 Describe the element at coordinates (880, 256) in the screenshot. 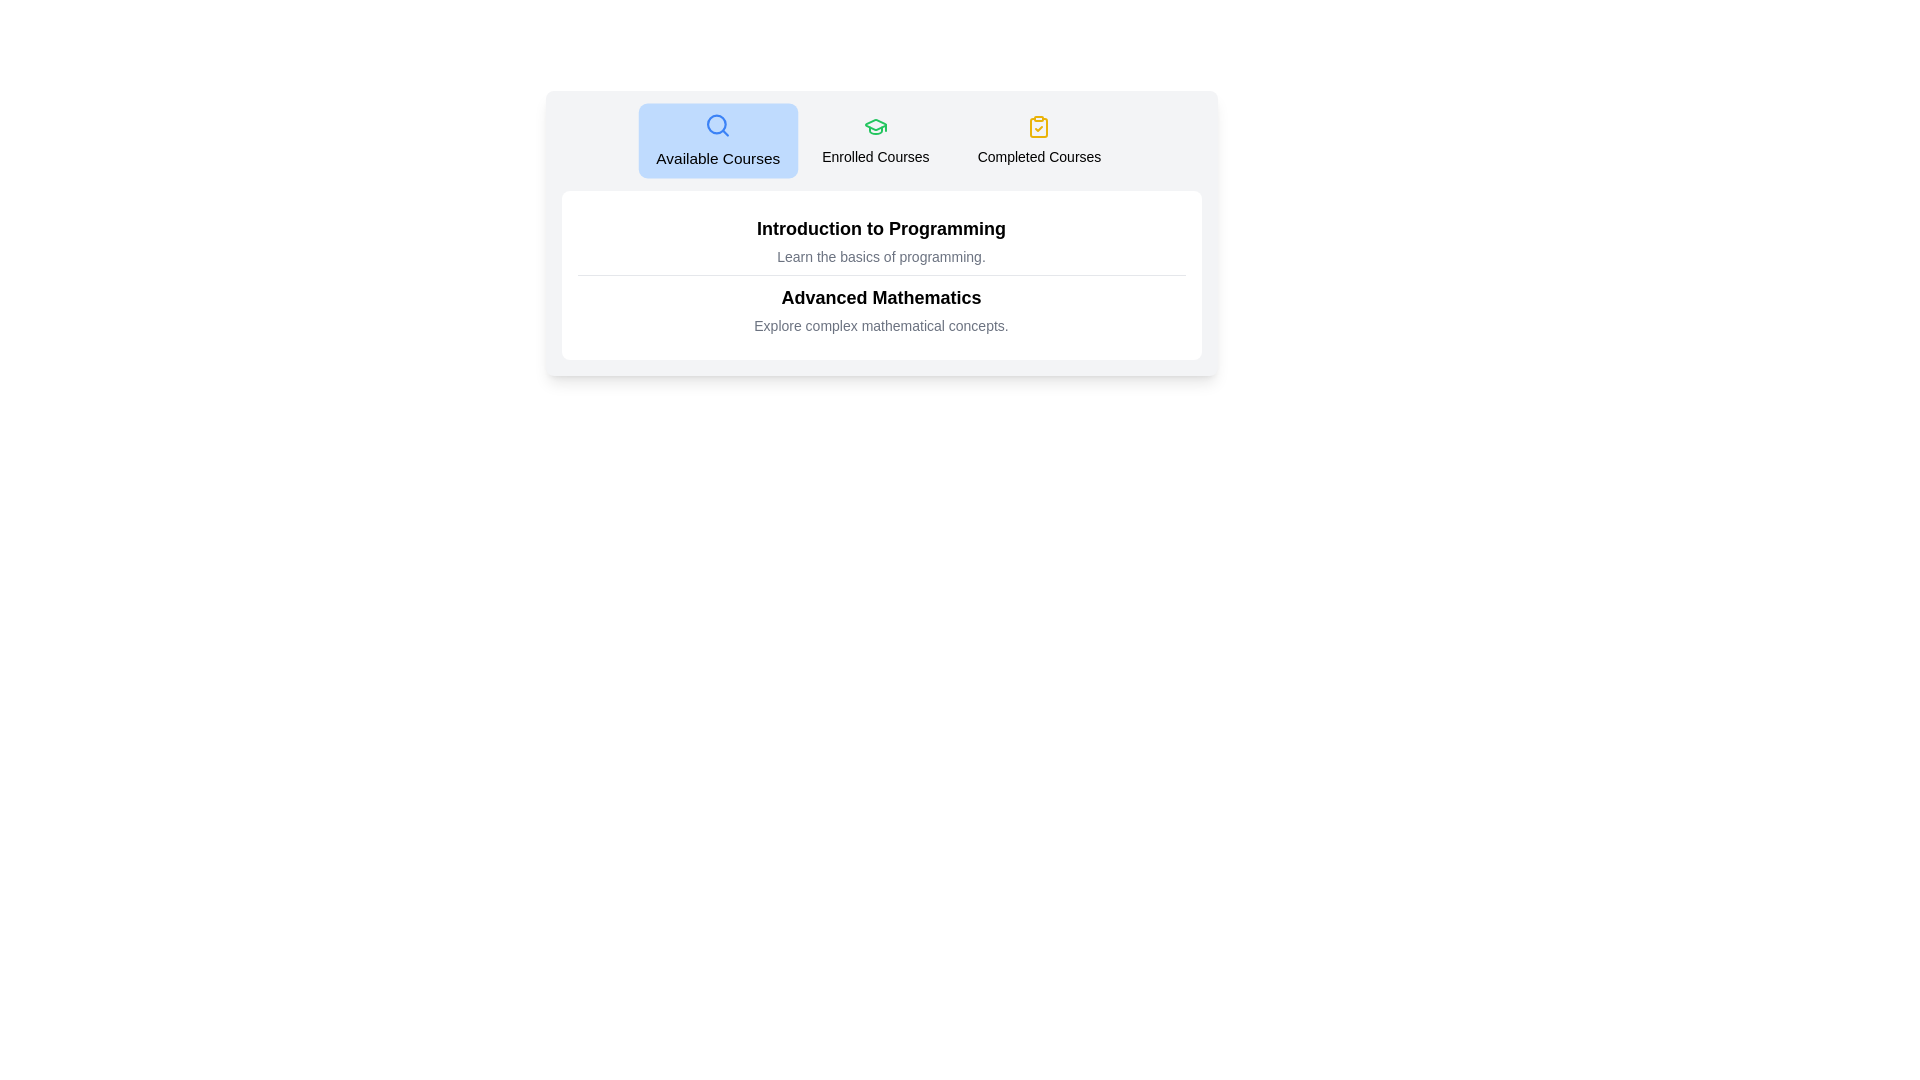

I see `the text 'Learn the basics of programming.'` at that location.